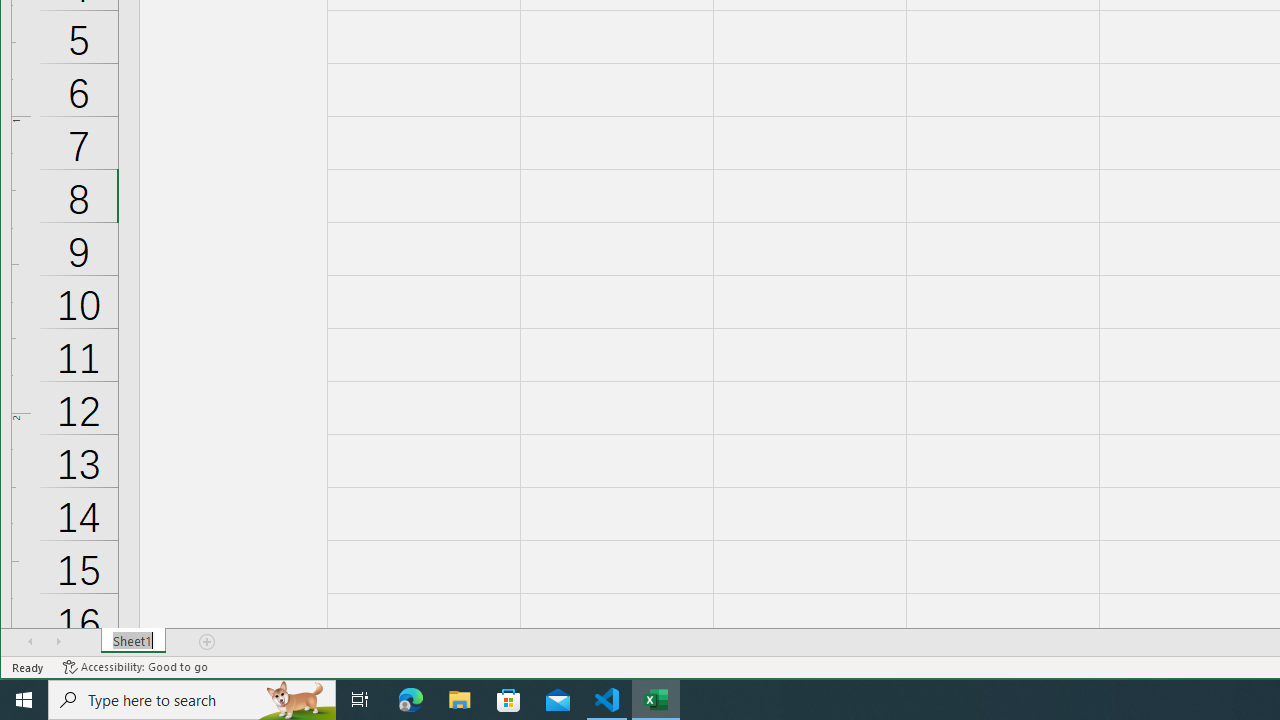  I want to click on 'Scroll Right', so click(58, 641).